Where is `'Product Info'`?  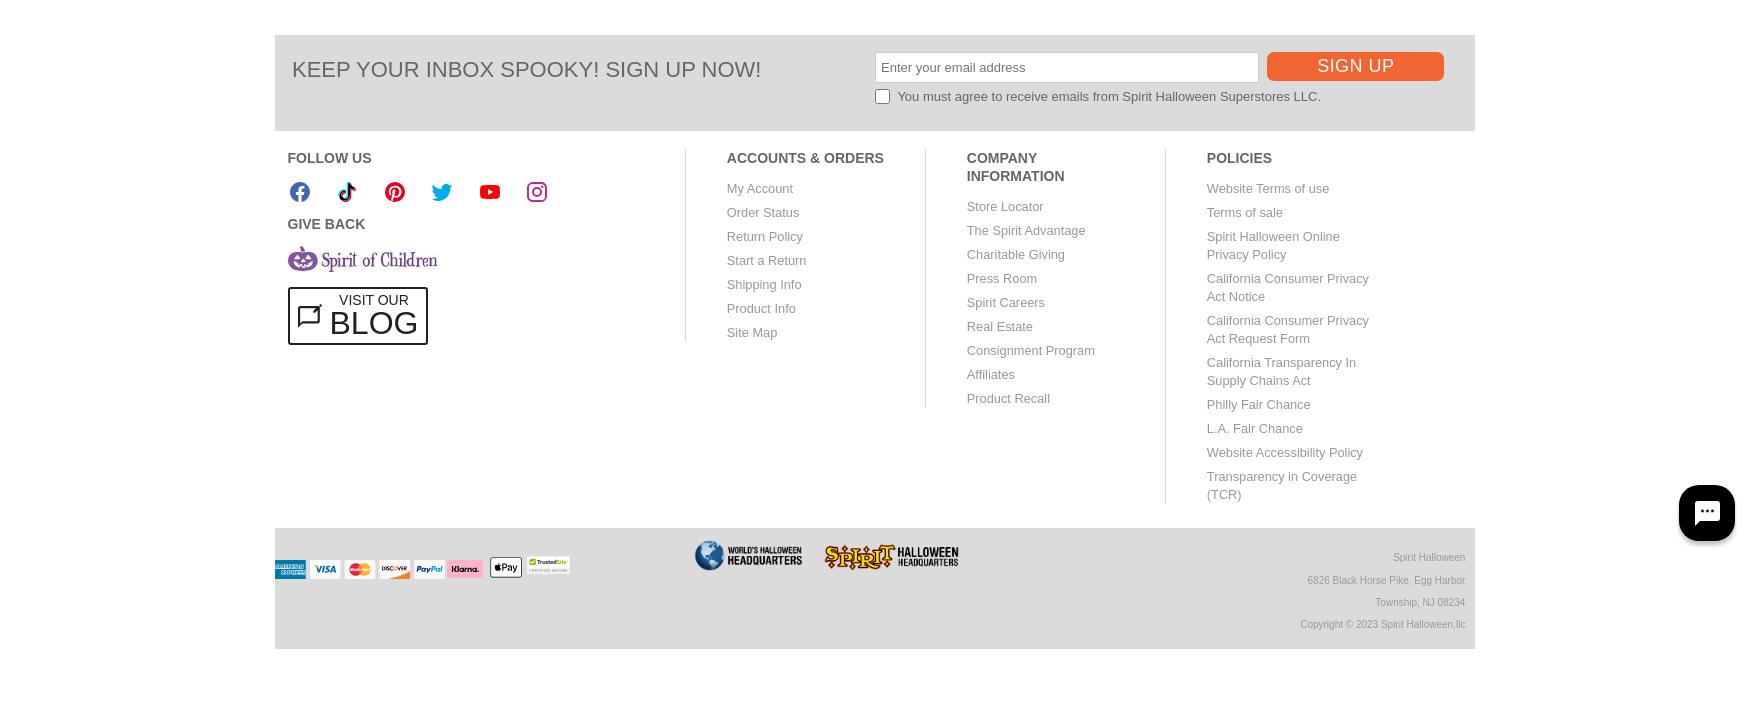
'Product Info' is located at coordinates (759, 307).